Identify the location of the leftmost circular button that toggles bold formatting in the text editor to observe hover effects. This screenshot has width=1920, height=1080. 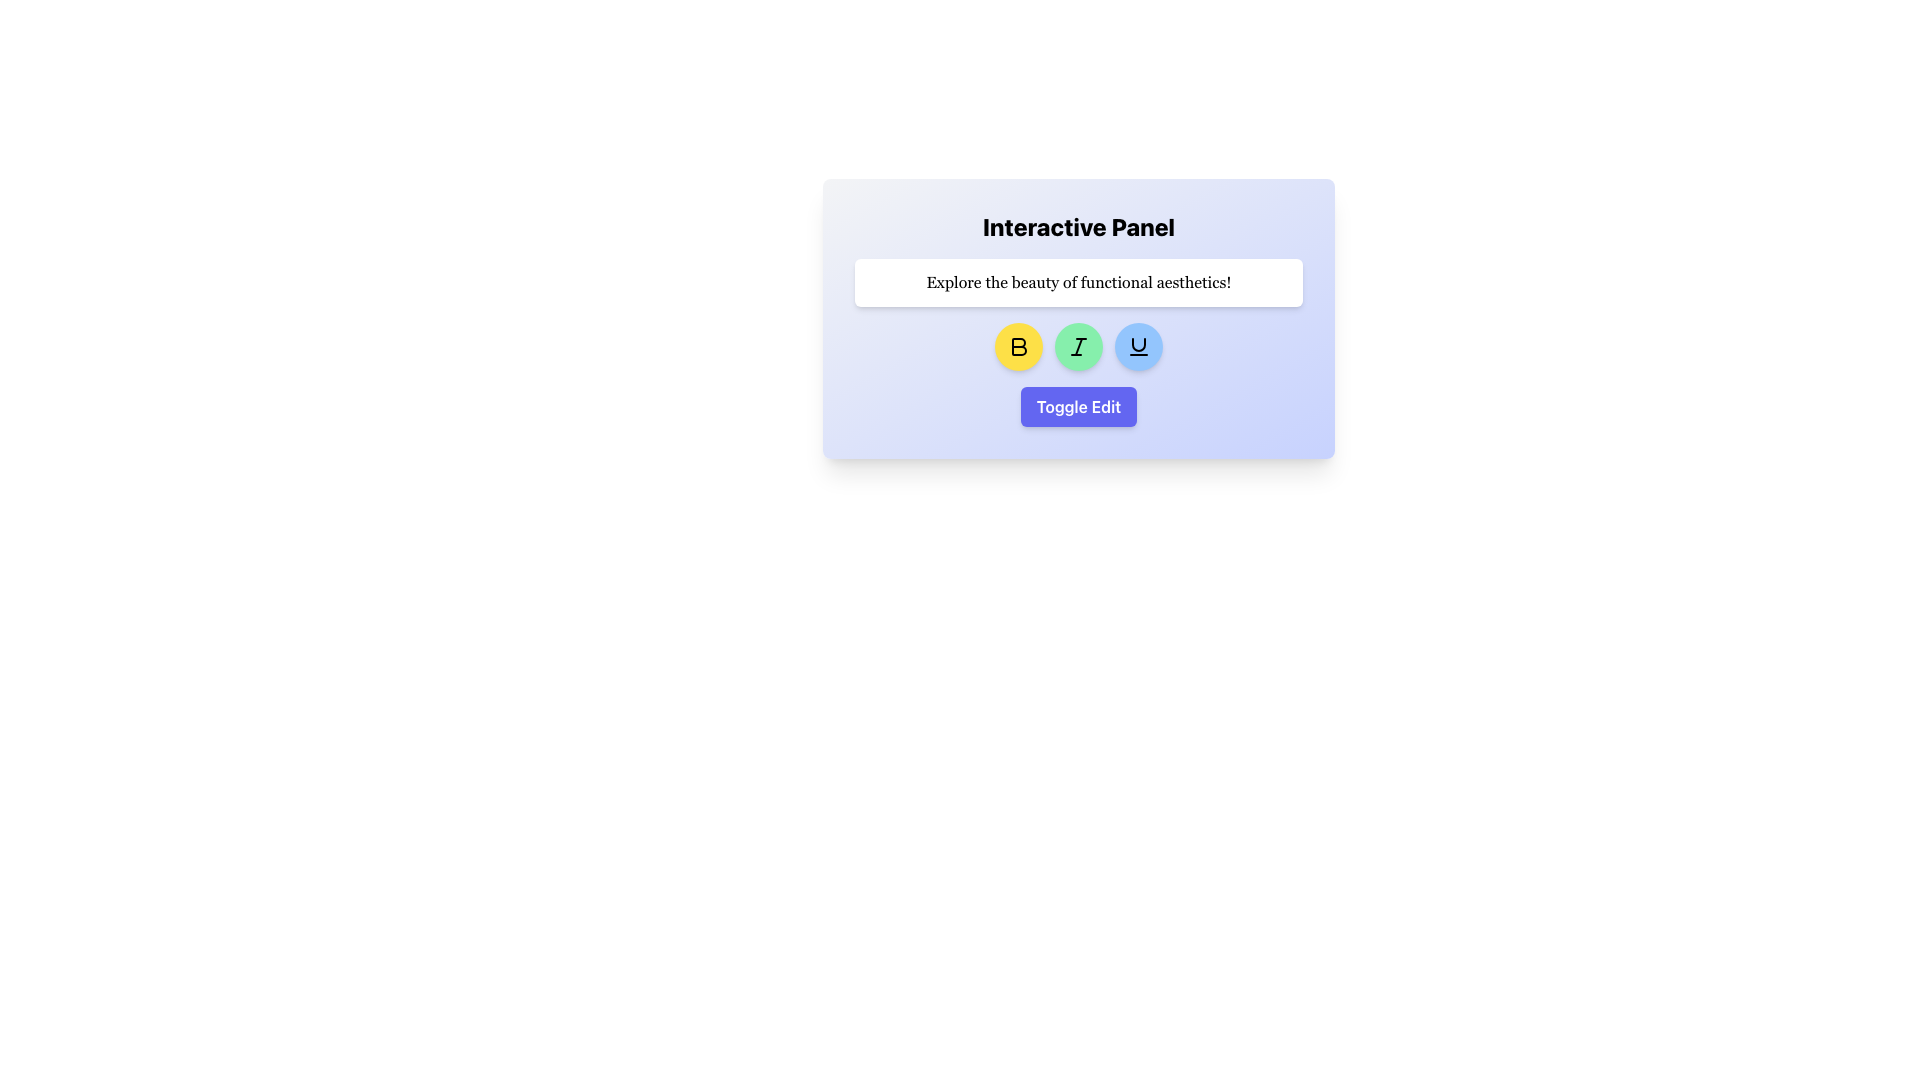
(1018, 346).